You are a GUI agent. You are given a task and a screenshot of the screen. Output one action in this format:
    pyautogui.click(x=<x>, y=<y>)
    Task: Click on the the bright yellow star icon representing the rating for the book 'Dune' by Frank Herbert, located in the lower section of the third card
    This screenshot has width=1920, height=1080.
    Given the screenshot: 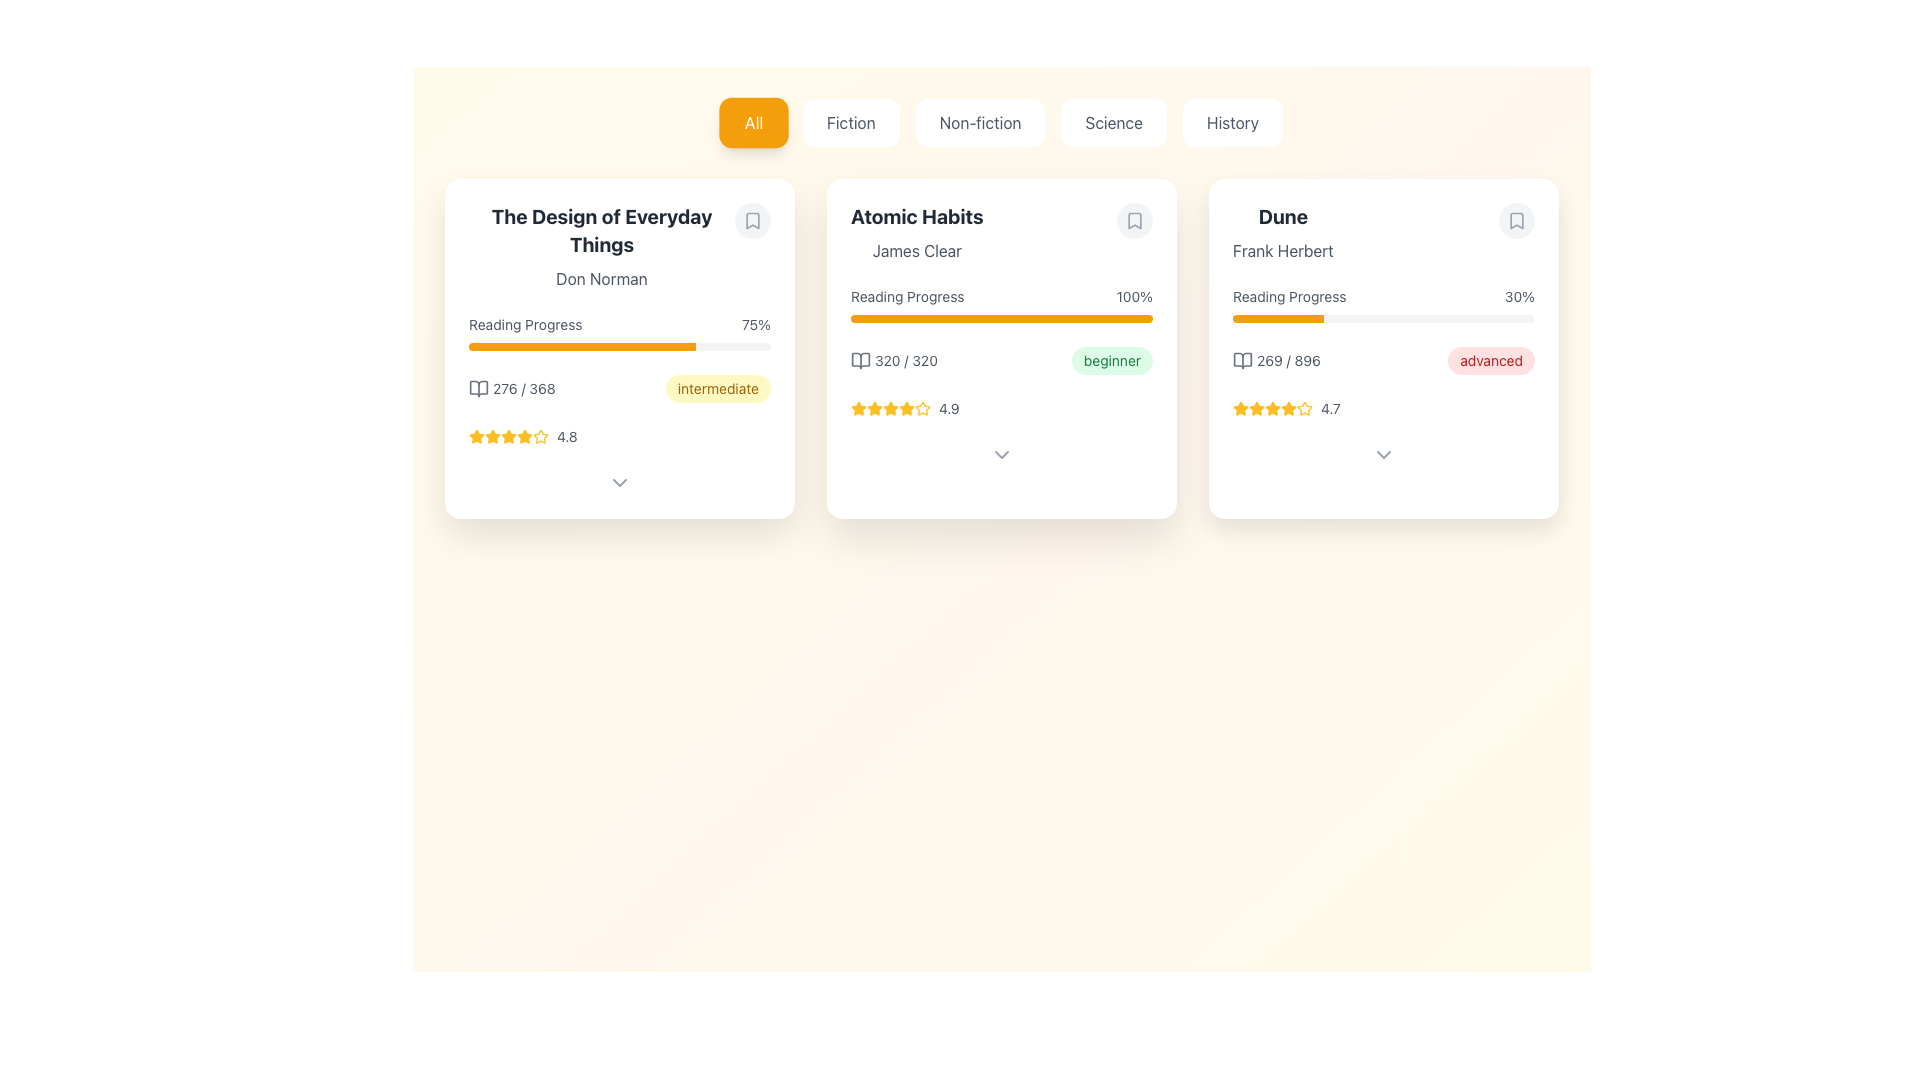 What is the action you would take?
    pyautogui.click(x=1240, y=407)
    